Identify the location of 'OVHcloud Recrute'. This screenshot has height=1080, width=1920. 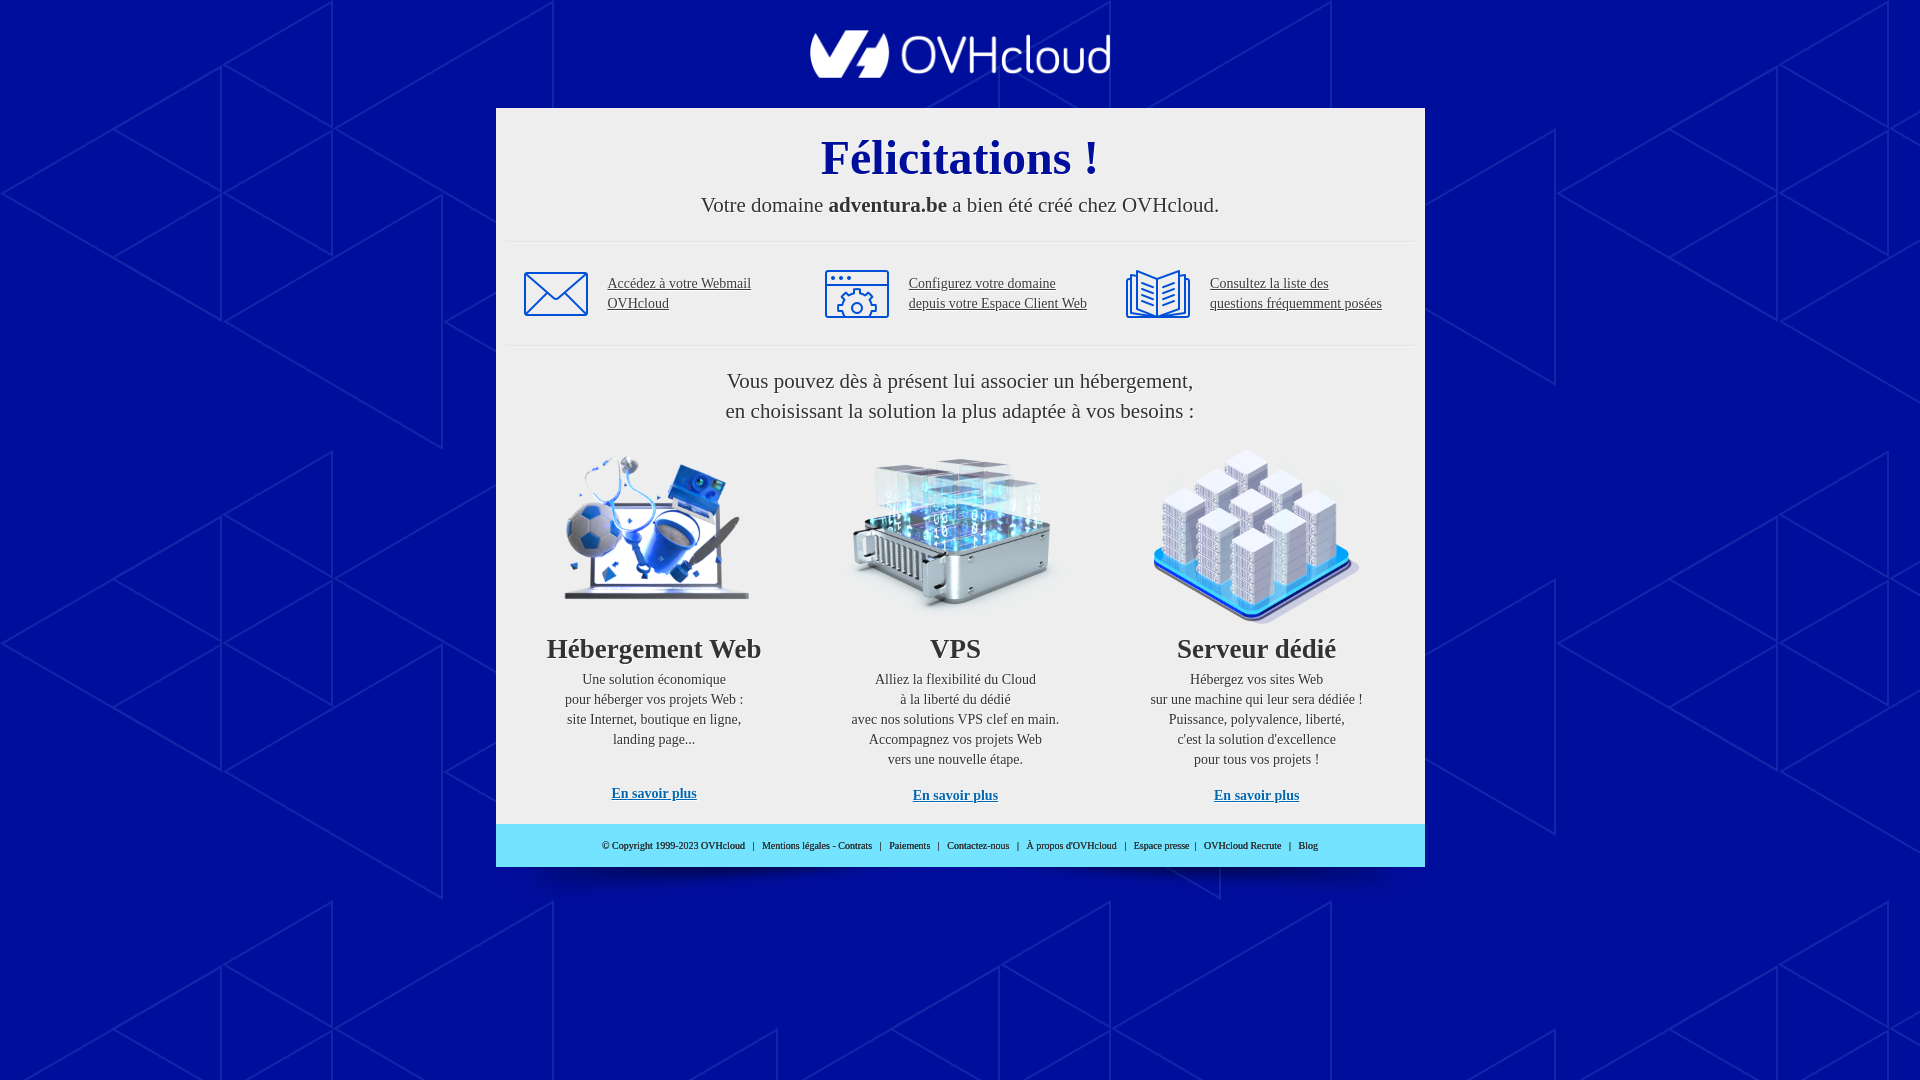
(1241, 845).